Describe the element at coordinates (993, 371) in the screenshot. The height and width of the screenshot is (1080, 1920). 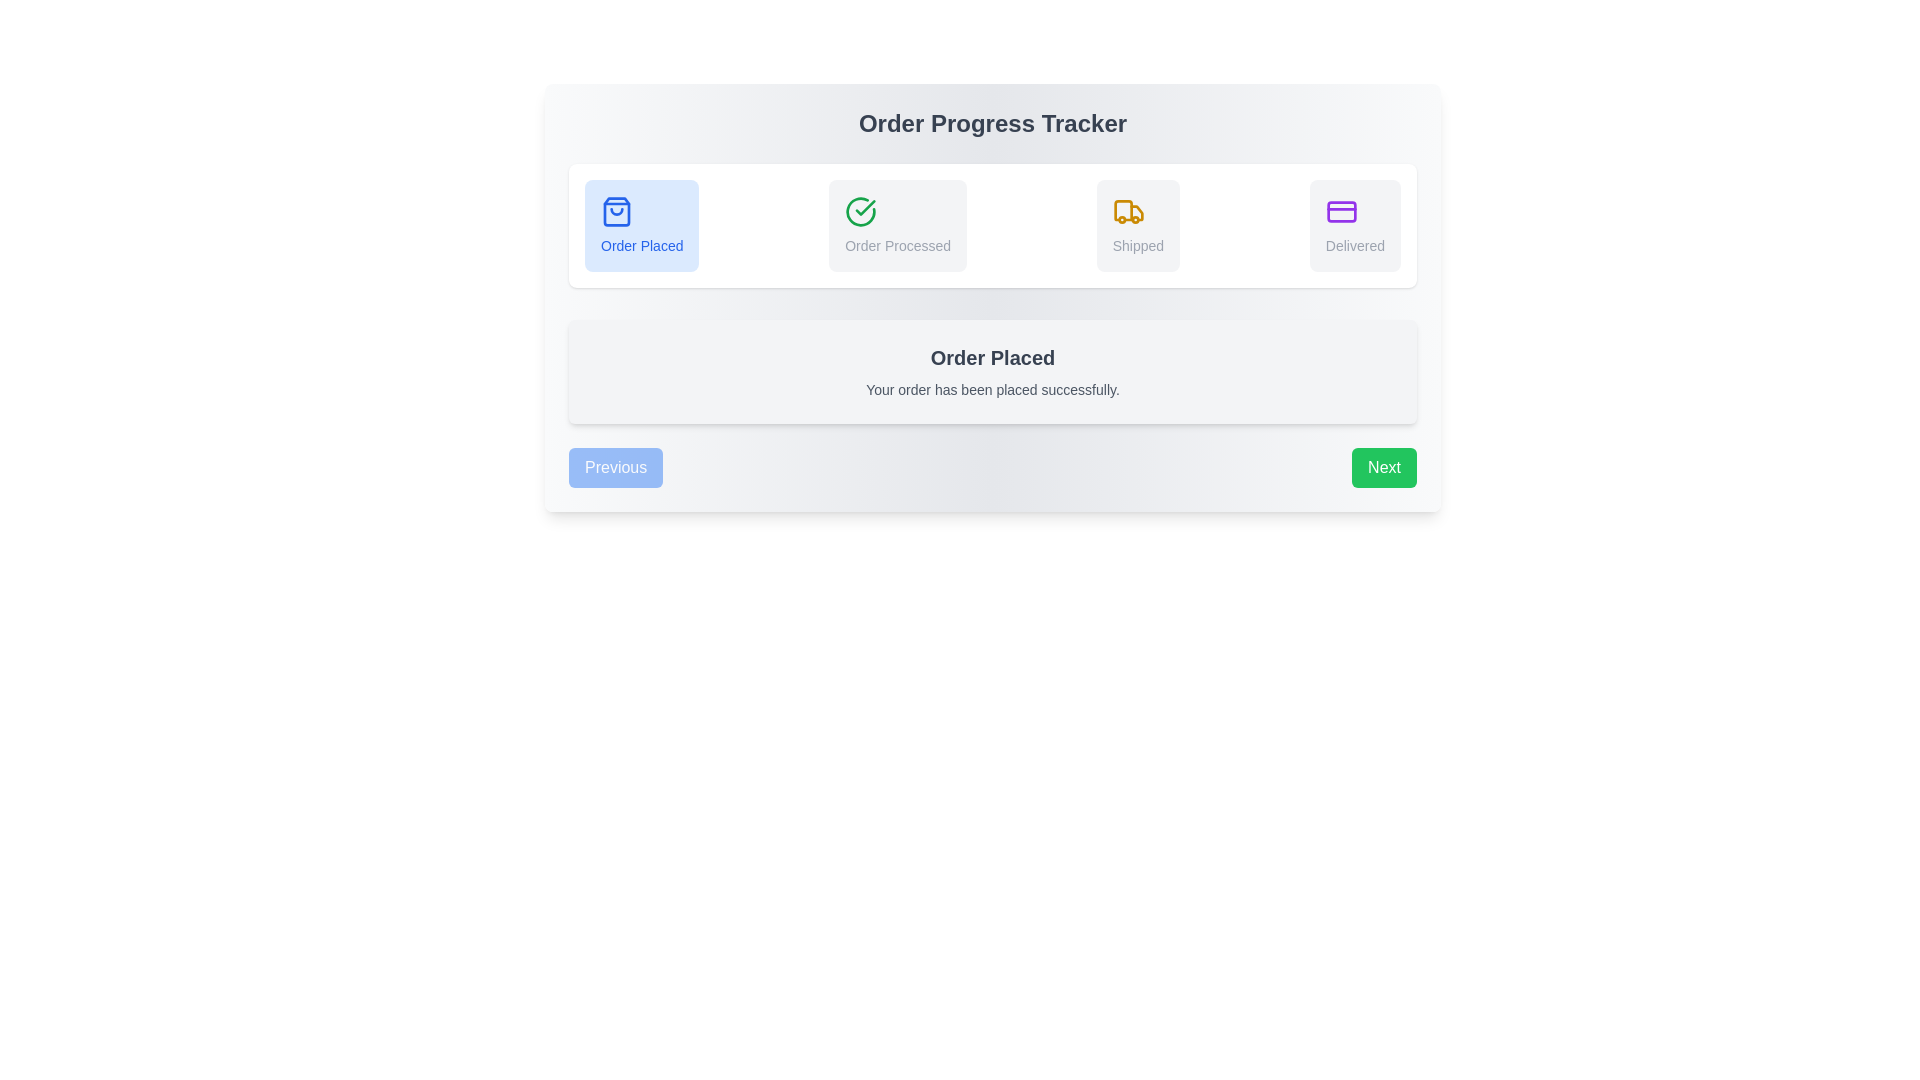
I see `the informational card that indicates the order has been successfully placed, located in the 'Order Progress Tracker' section, directly below the progress indicator row` at that location.